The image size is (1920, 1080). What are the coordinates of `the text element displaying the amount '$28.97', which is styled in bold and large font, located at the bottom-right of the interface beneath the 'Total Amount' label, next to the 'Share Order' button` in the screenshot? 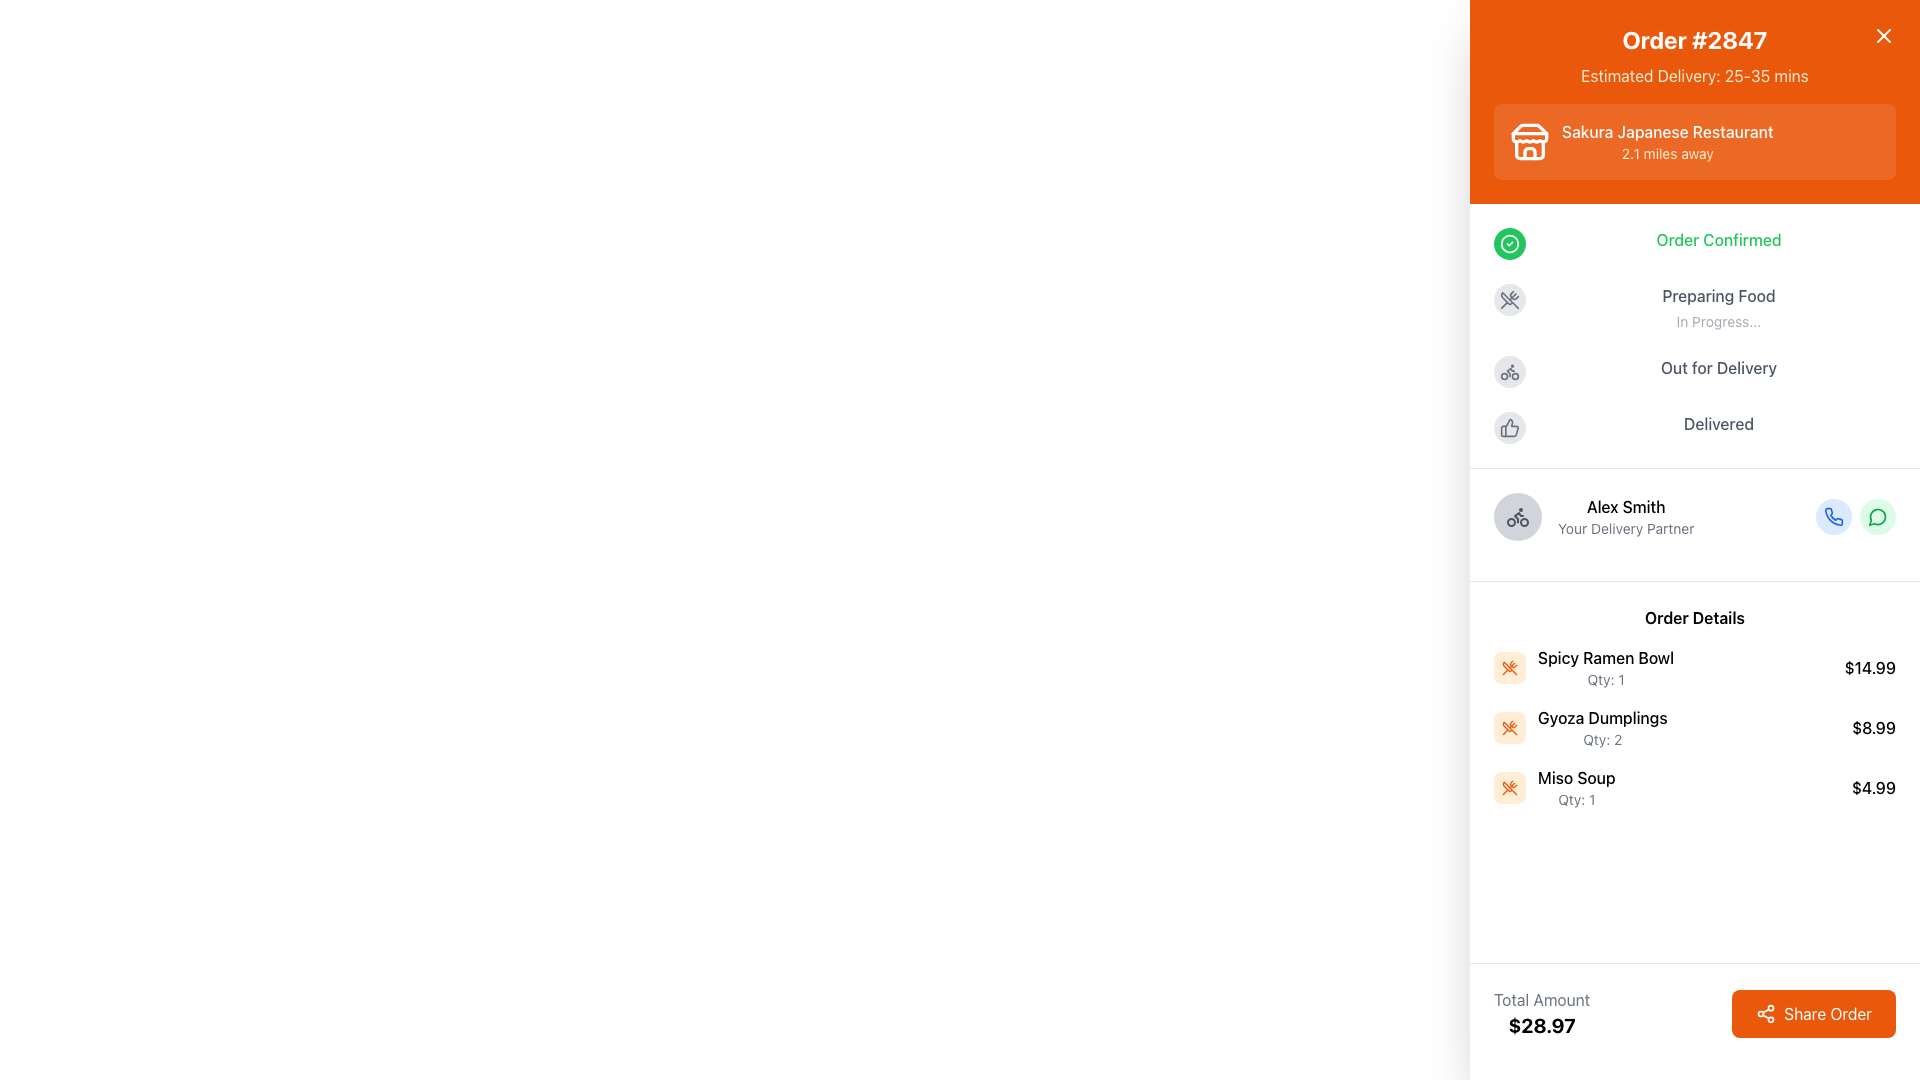 It's located at (1541, 1026).